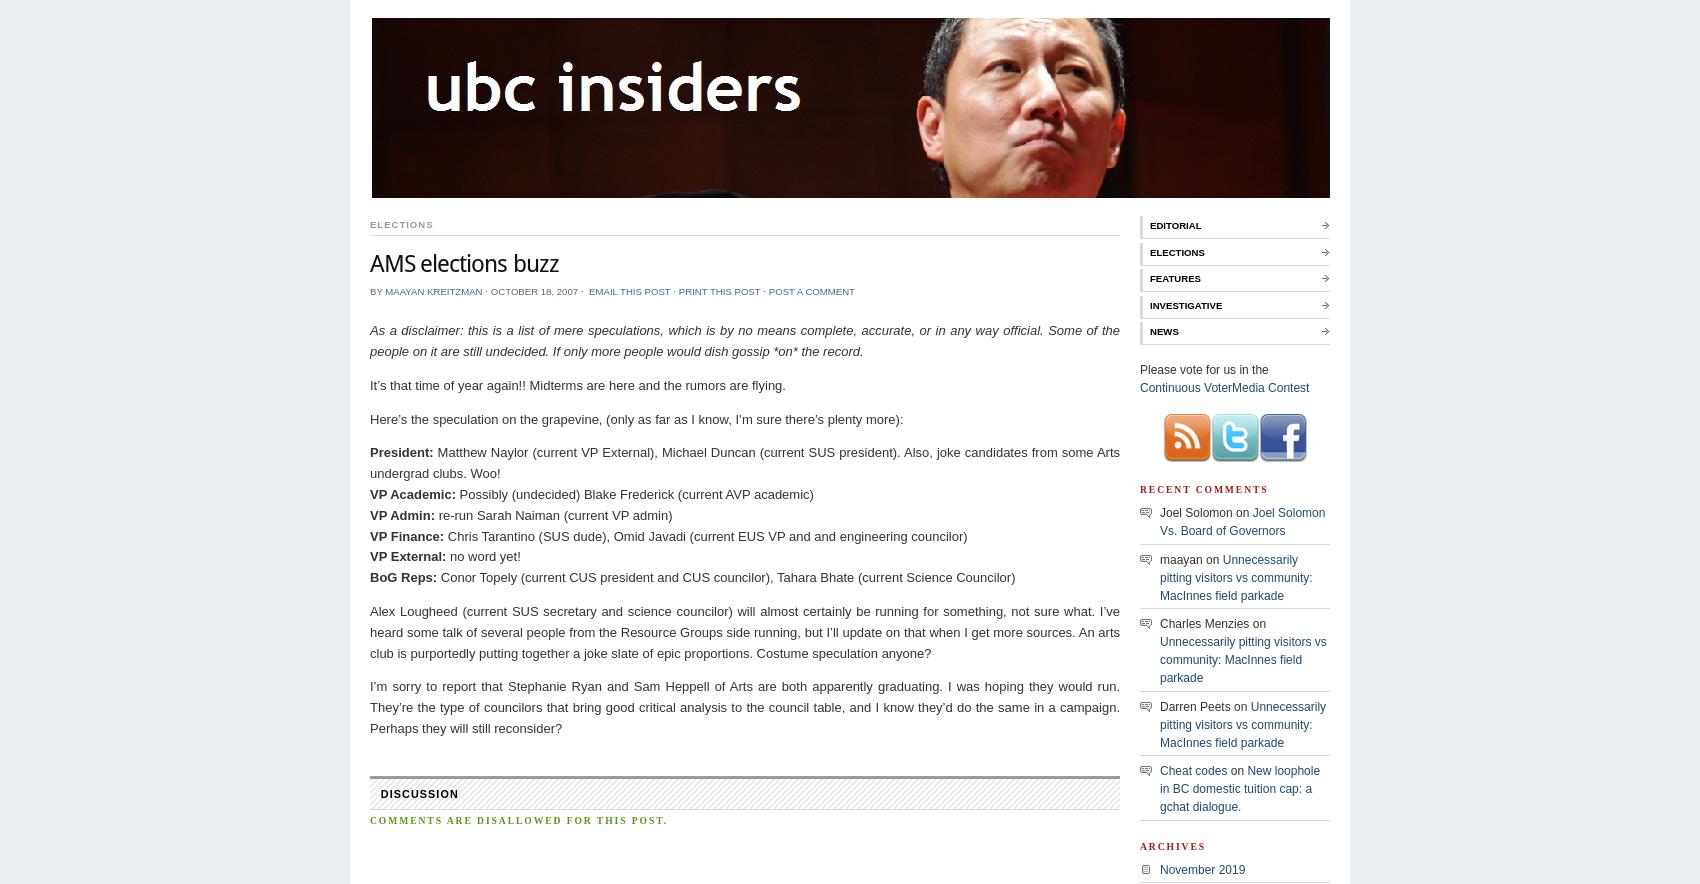 This screenshot has height=884, width=1700. What do you see at coordinates (1160, 771) in the screenshot?
I see `'Cheat codes'` at bounding box center [1160, 771].